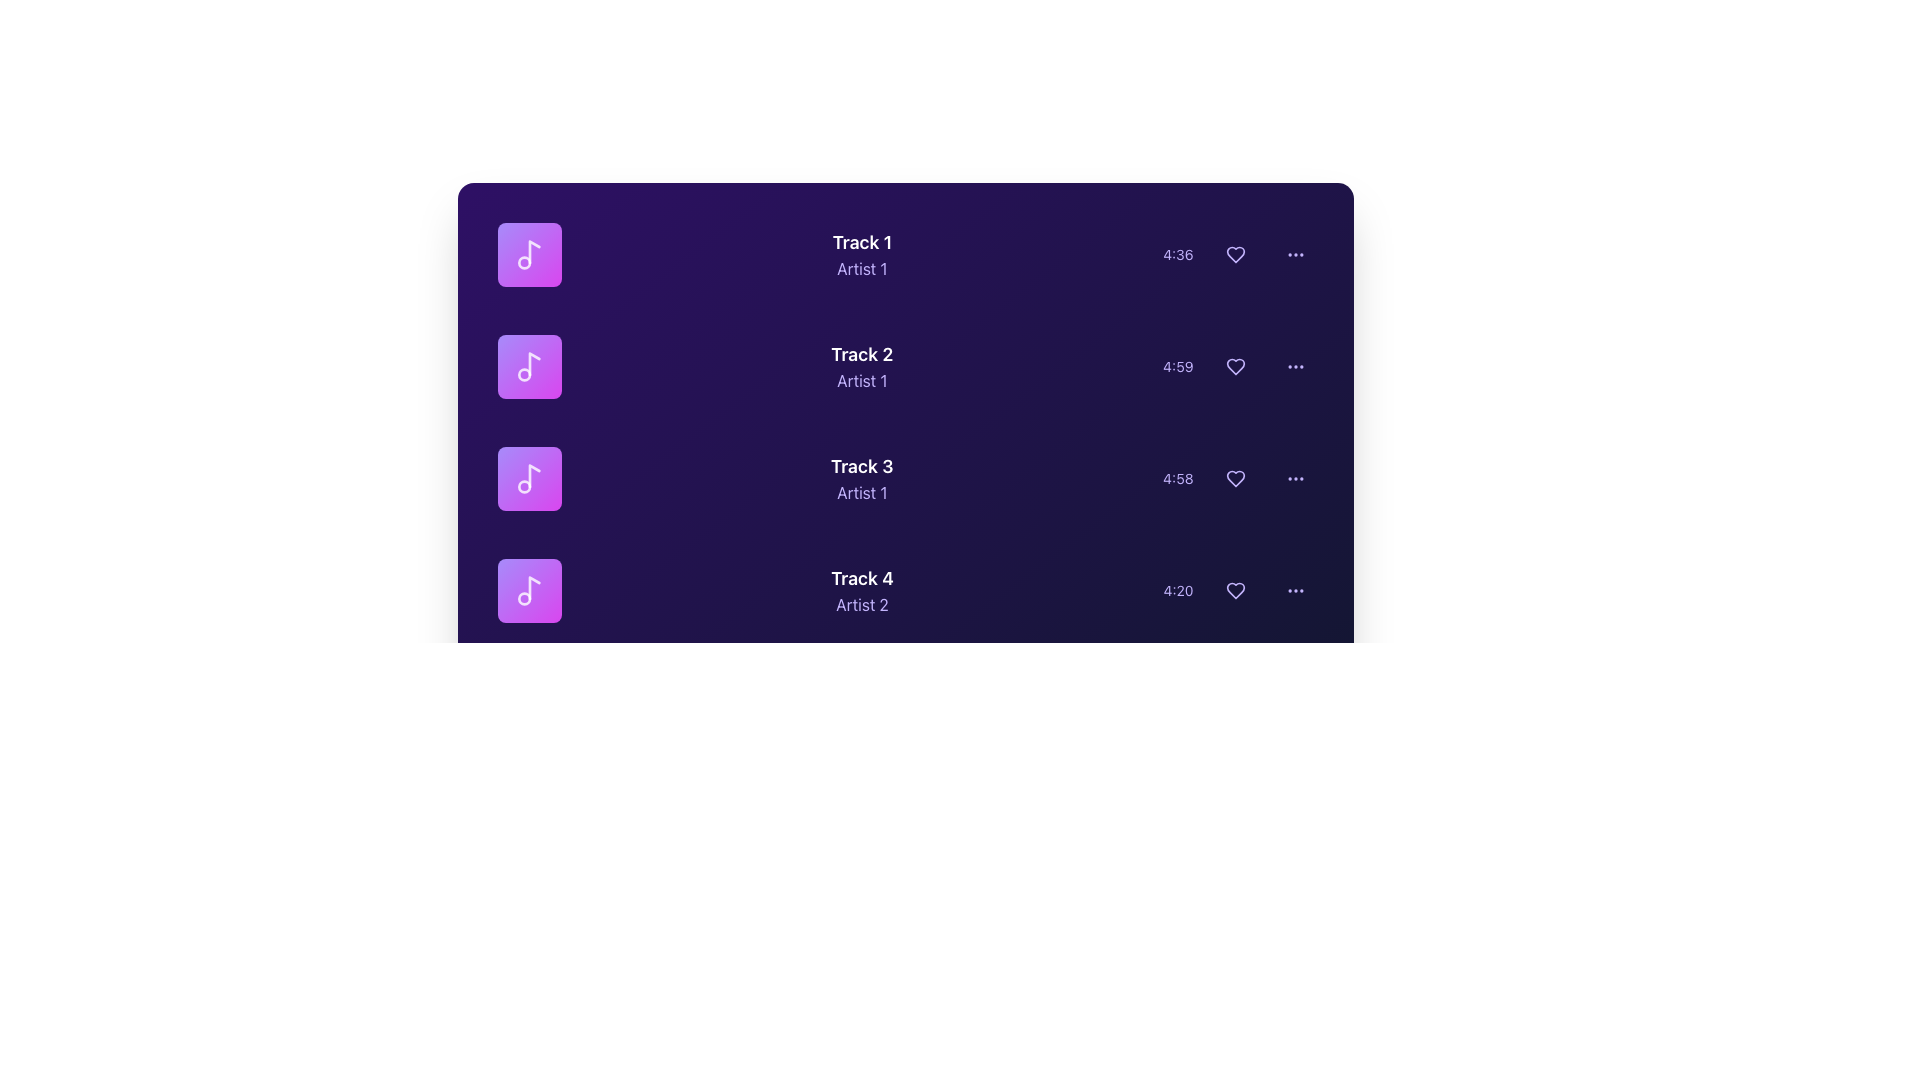 This screenshot has height=1080, width=1920. I want to click on the context menu trigger button located, so click(1295, 253).